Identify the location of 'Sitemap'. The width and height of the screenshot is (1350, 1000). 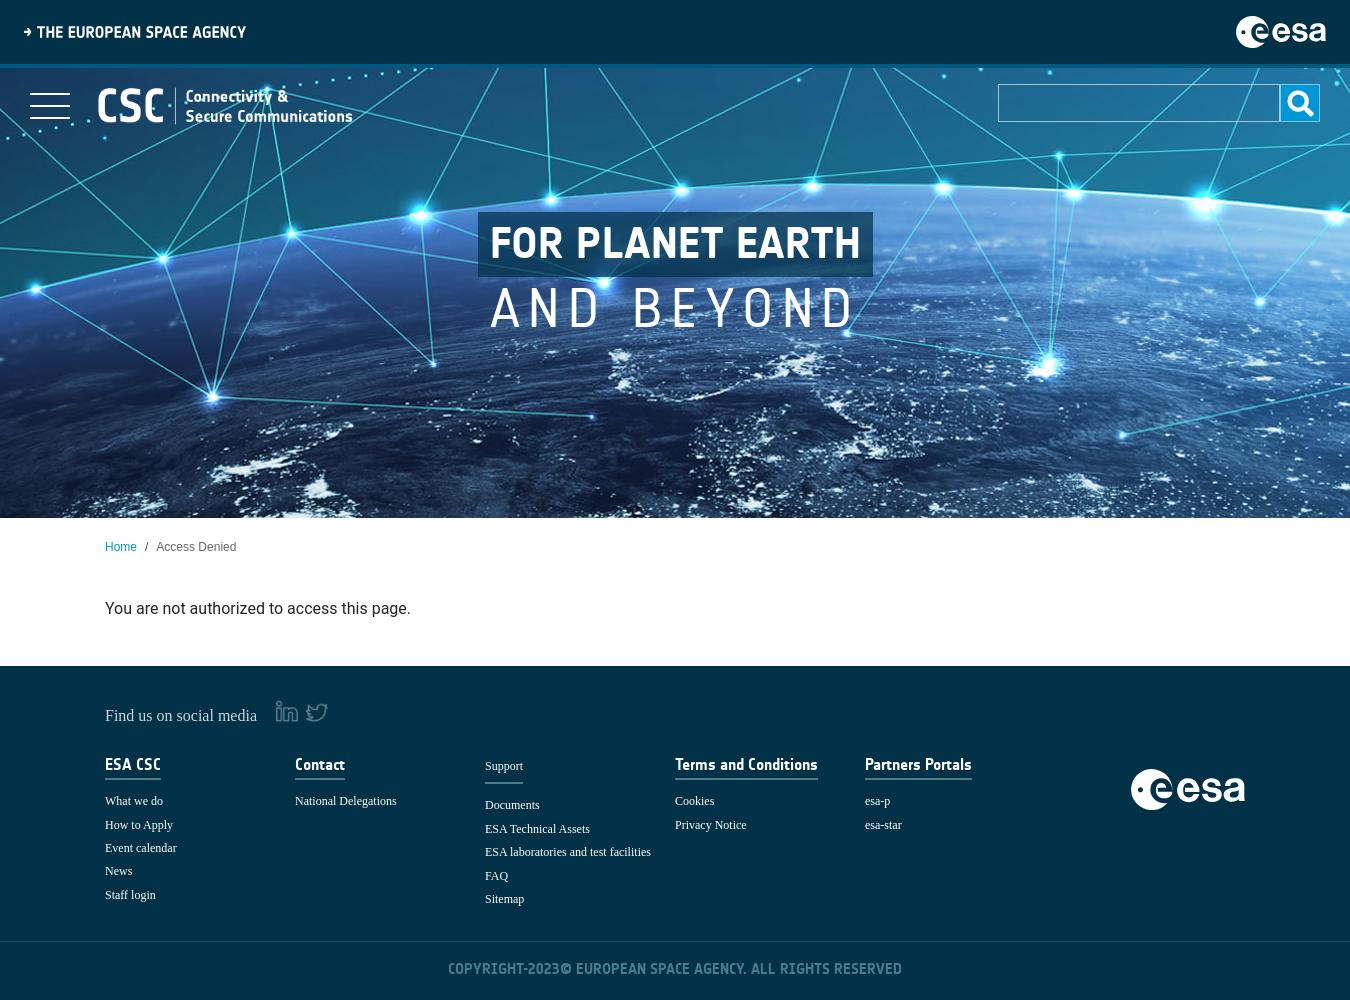
(503, 898).